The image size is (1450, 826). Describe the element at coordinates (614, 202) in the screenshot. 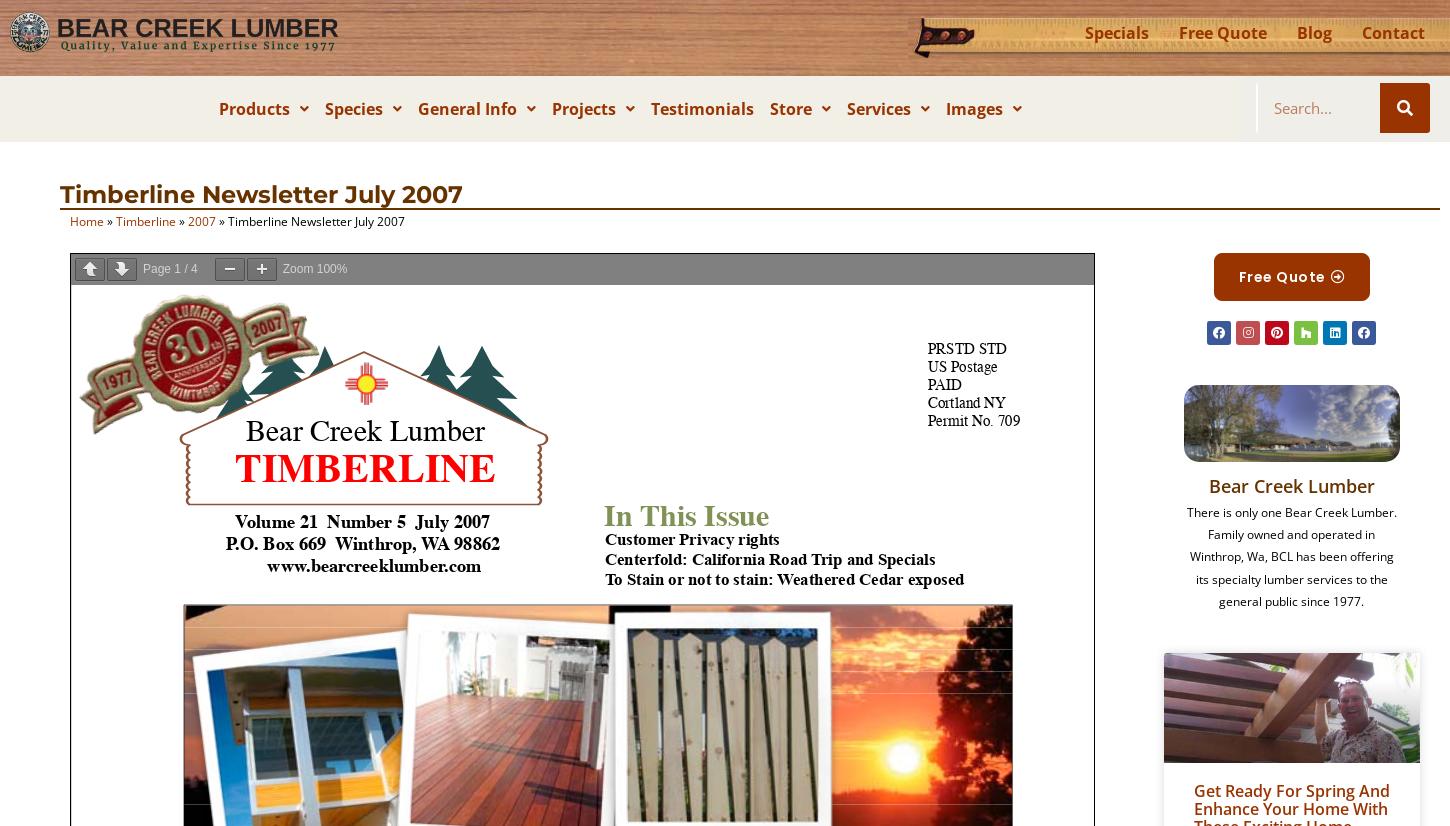

I see `'Architects'` at that location.